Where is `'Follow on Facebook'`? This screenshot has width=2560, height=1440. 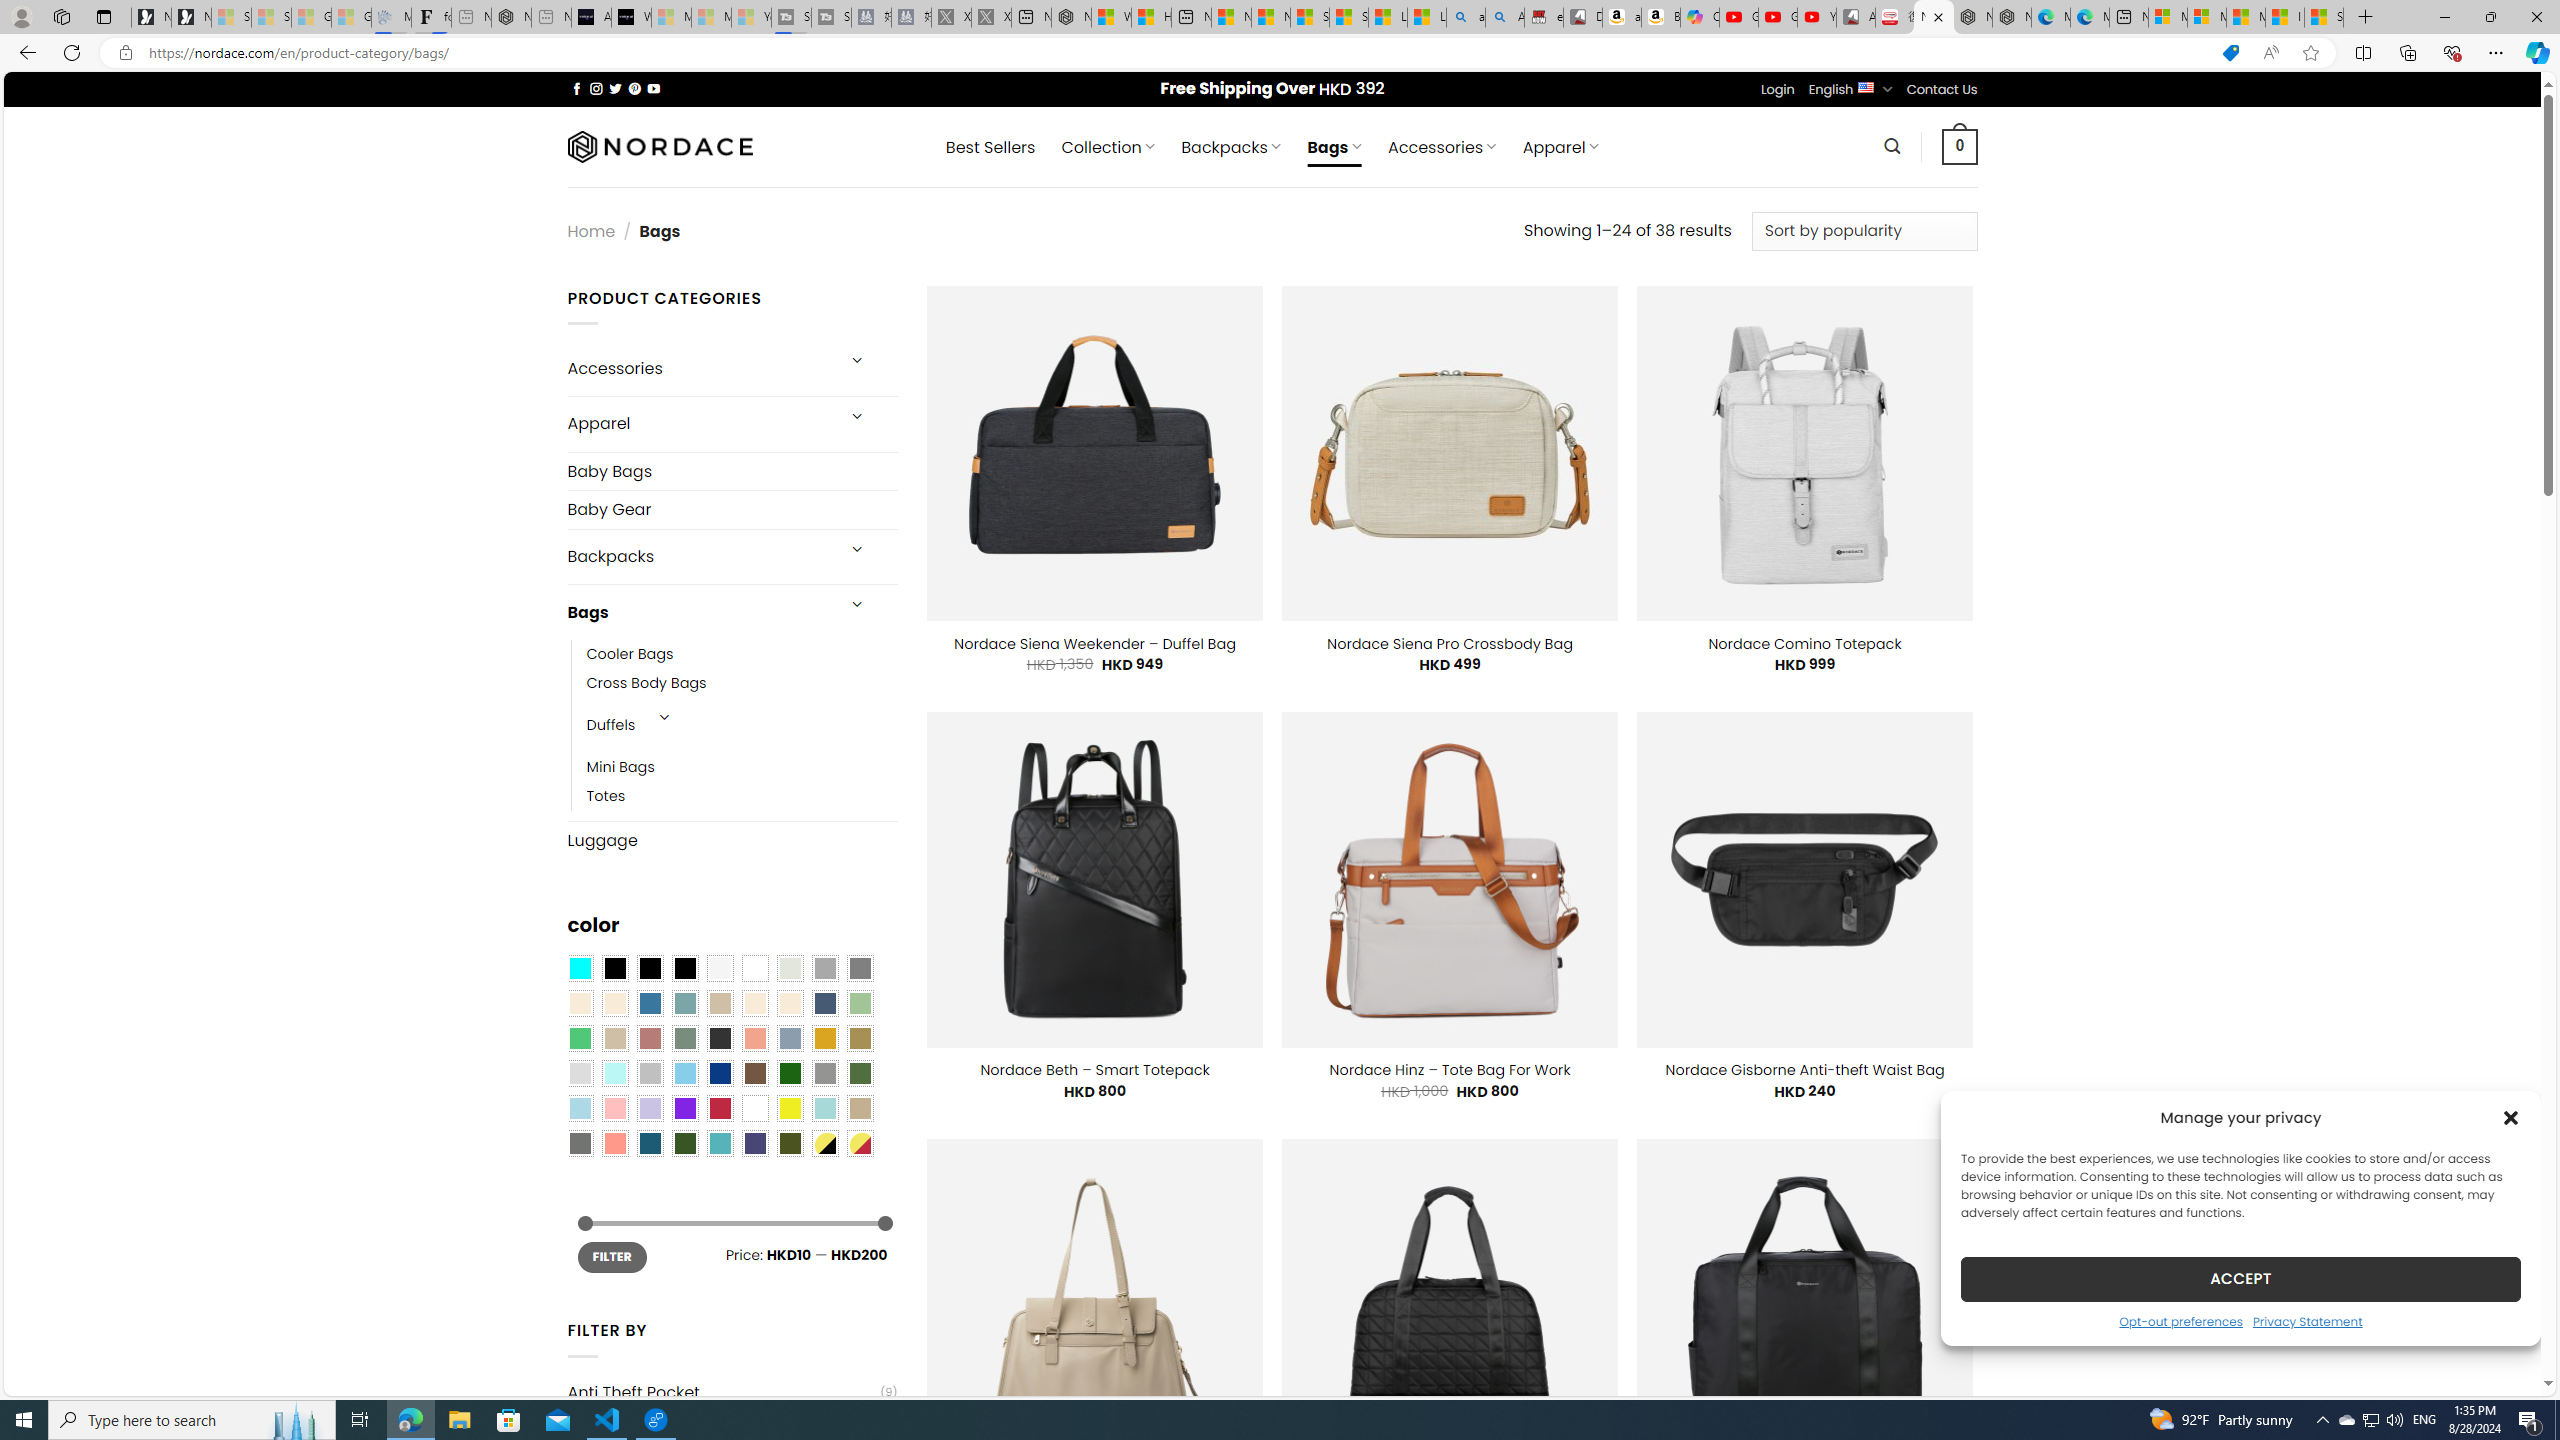 'Follow on Facebook' is located at coordinates (576, 88).